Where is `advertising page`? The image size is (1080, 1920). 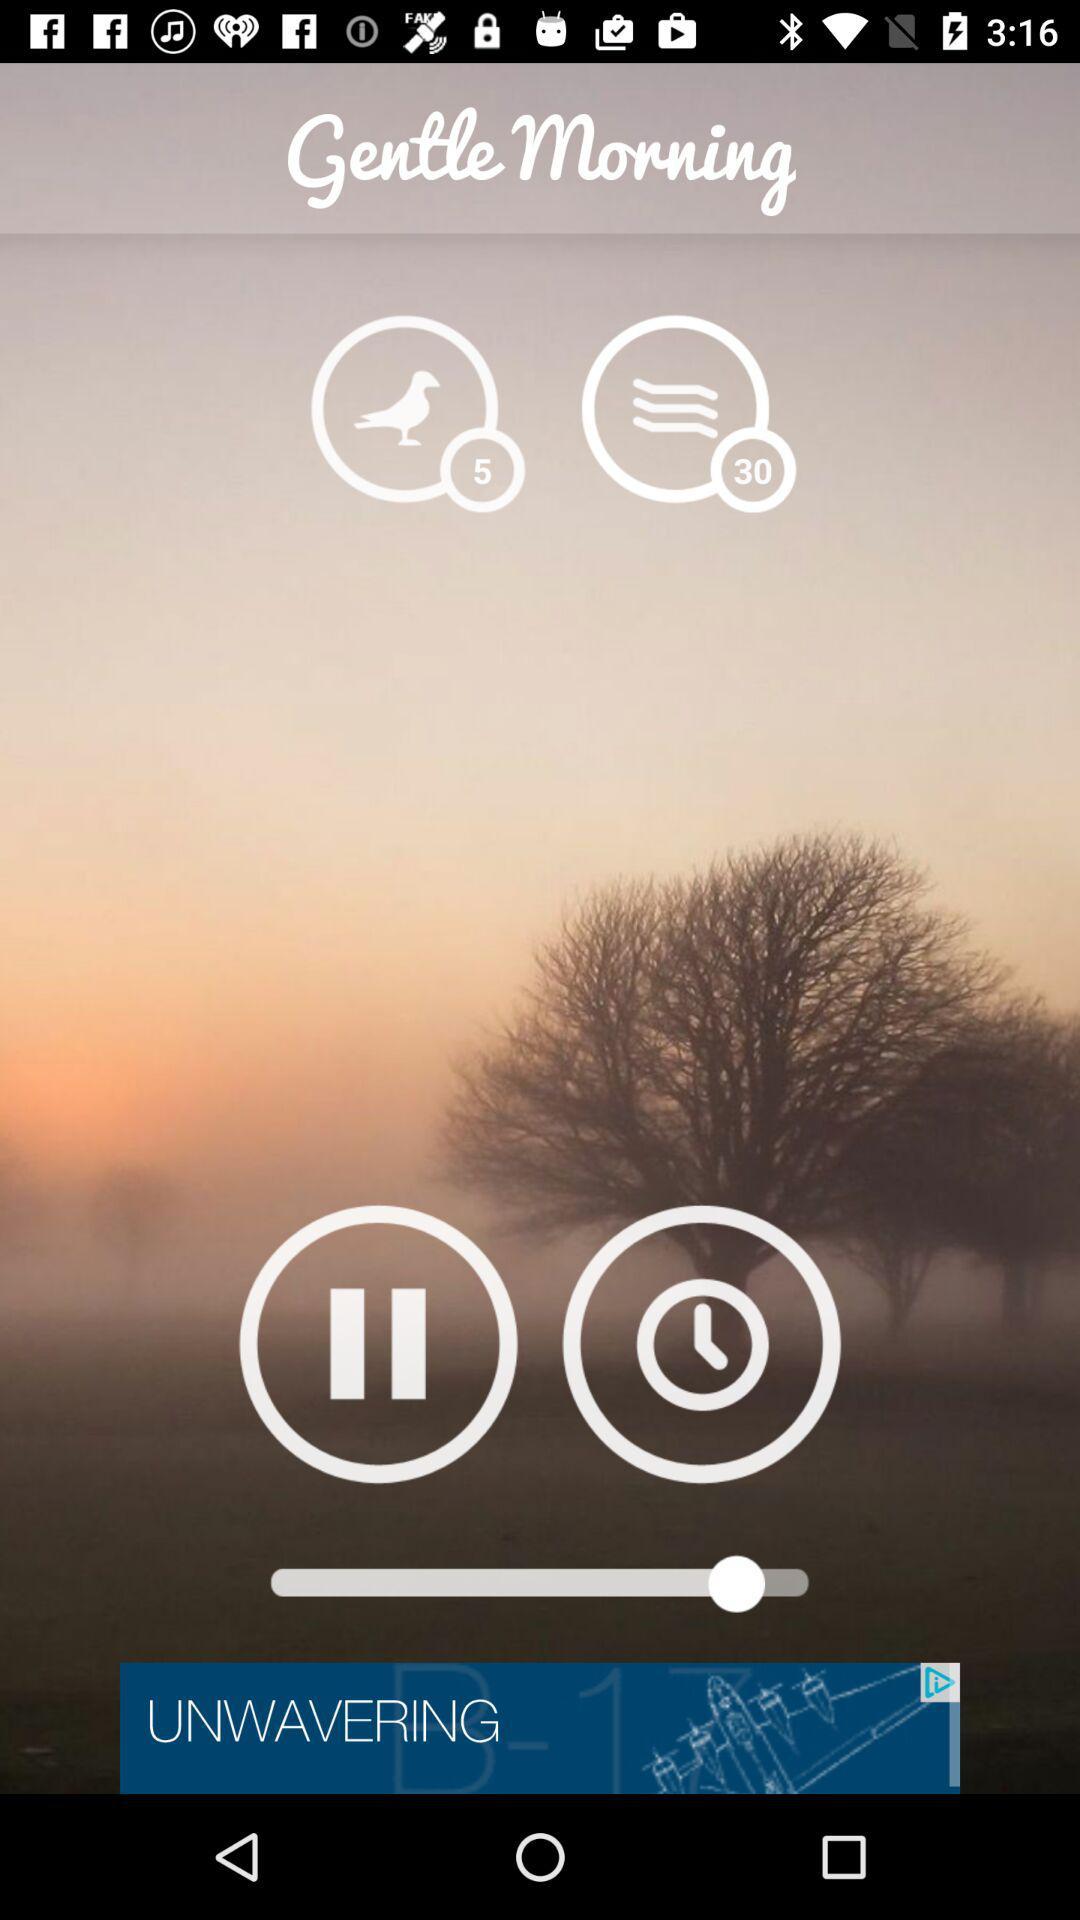
advertising page is located at coordinates (540, 1727).